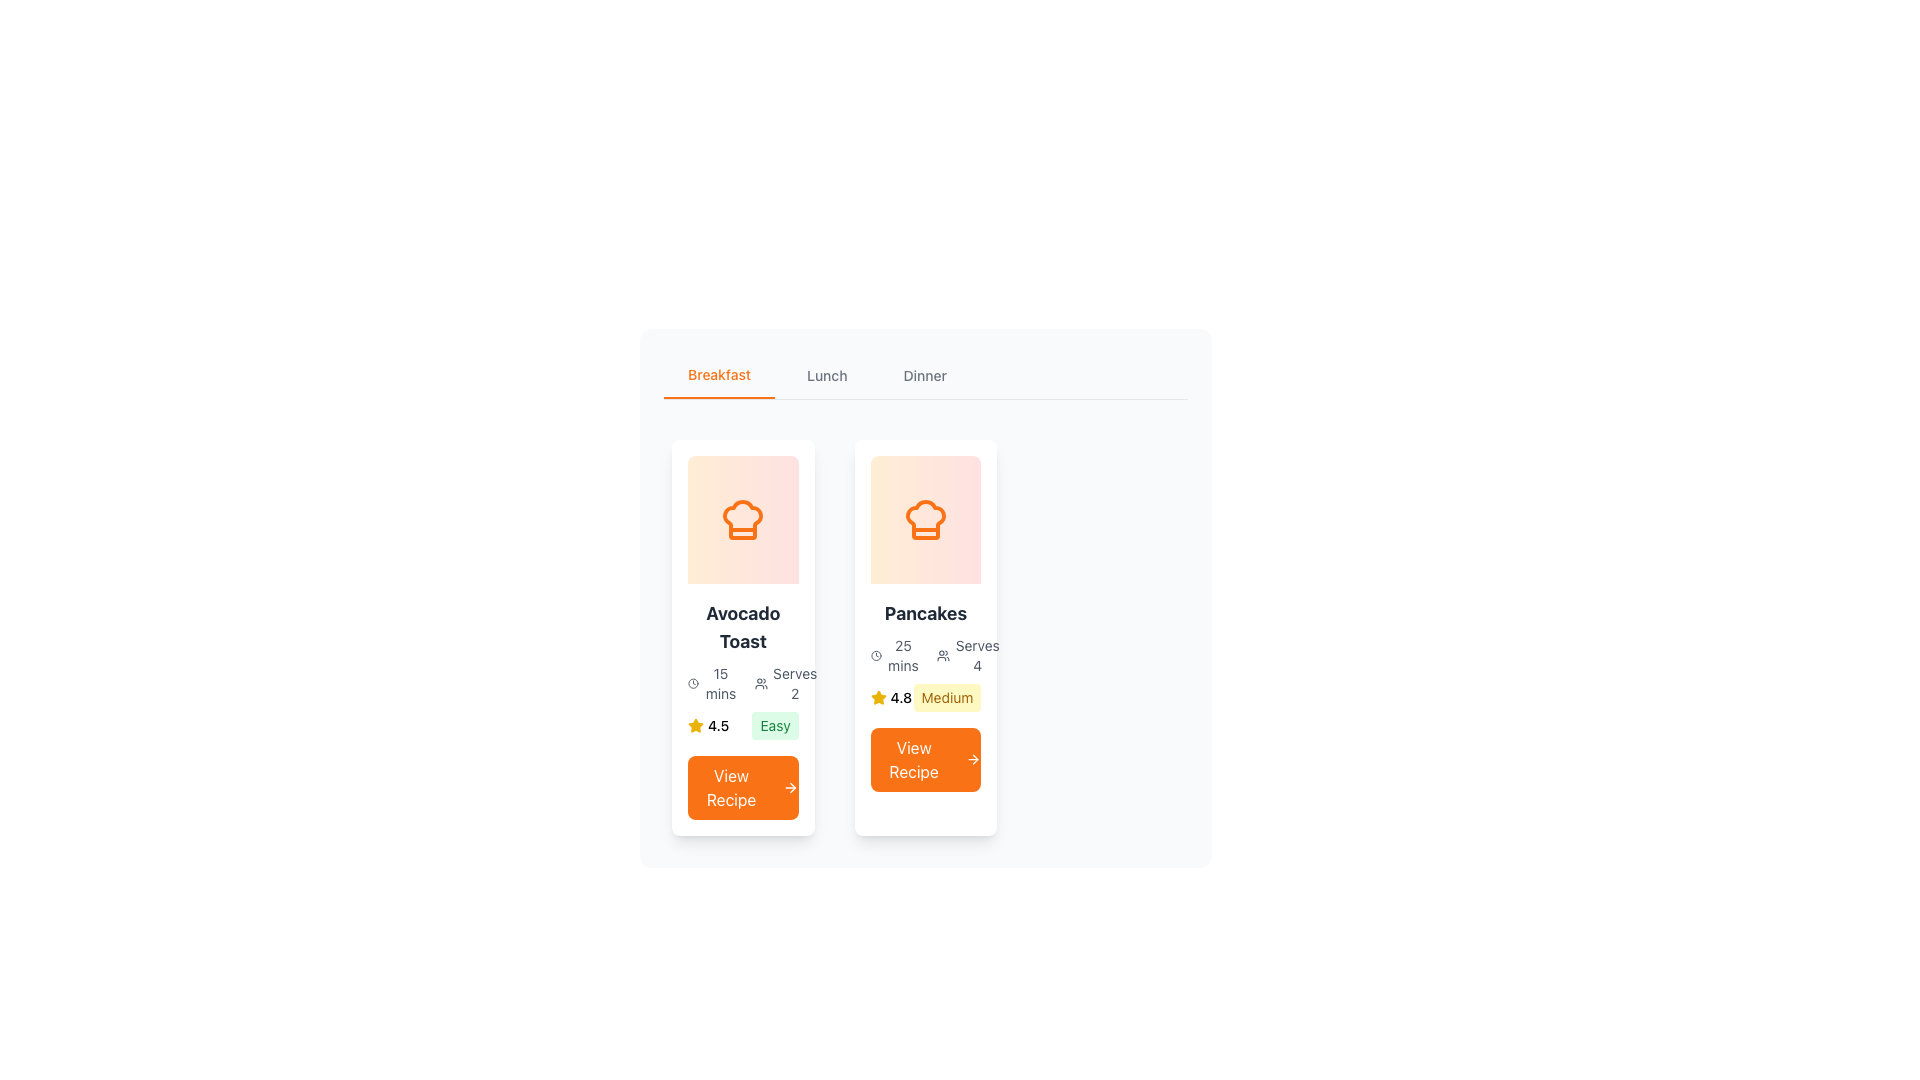 The height and width of the screenshot is (1080, 1920). I want to click on numeric rating value displayed in the text label for the 'Pancakes' recipe, located to the right of the yellow star icon beneath the recipe image and title, so click(900, 697).